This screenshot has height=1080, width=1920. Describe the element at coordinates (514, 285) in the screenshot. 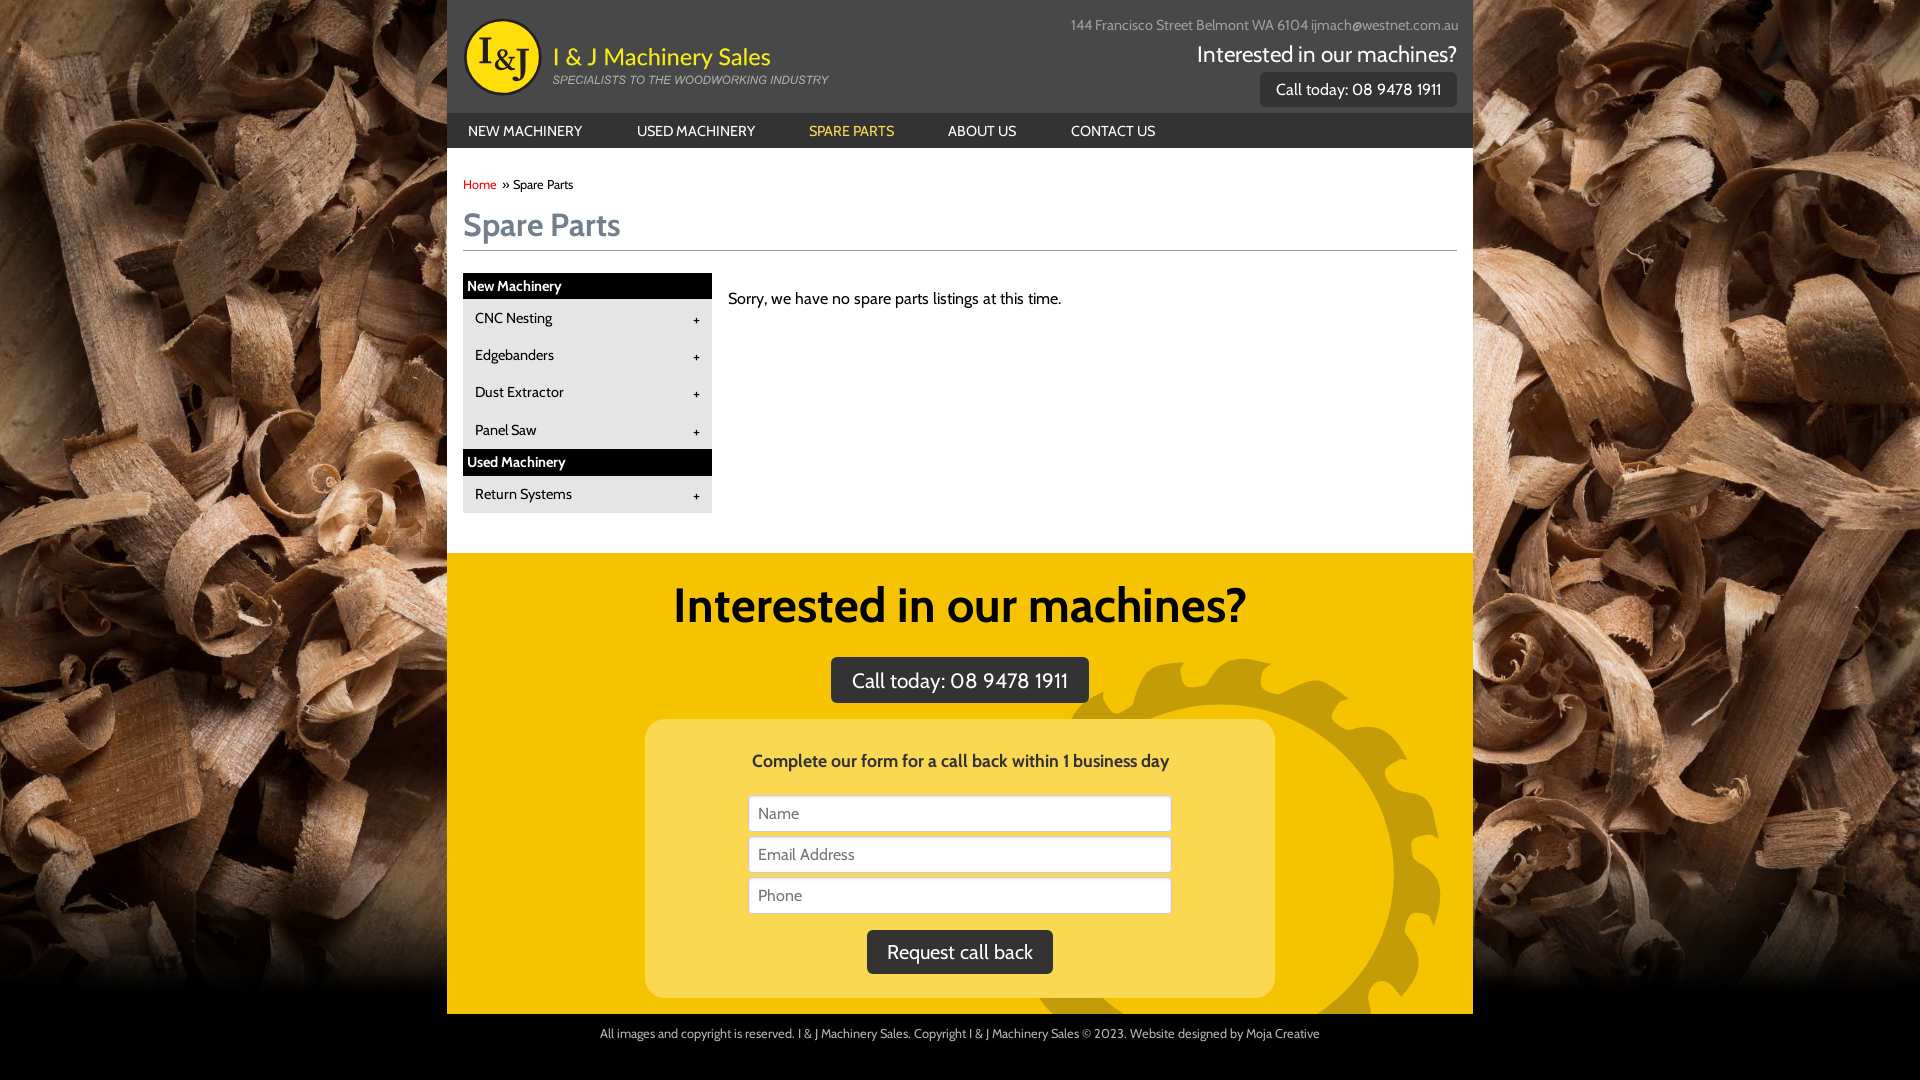

I see `'New Machinery'` at that location.